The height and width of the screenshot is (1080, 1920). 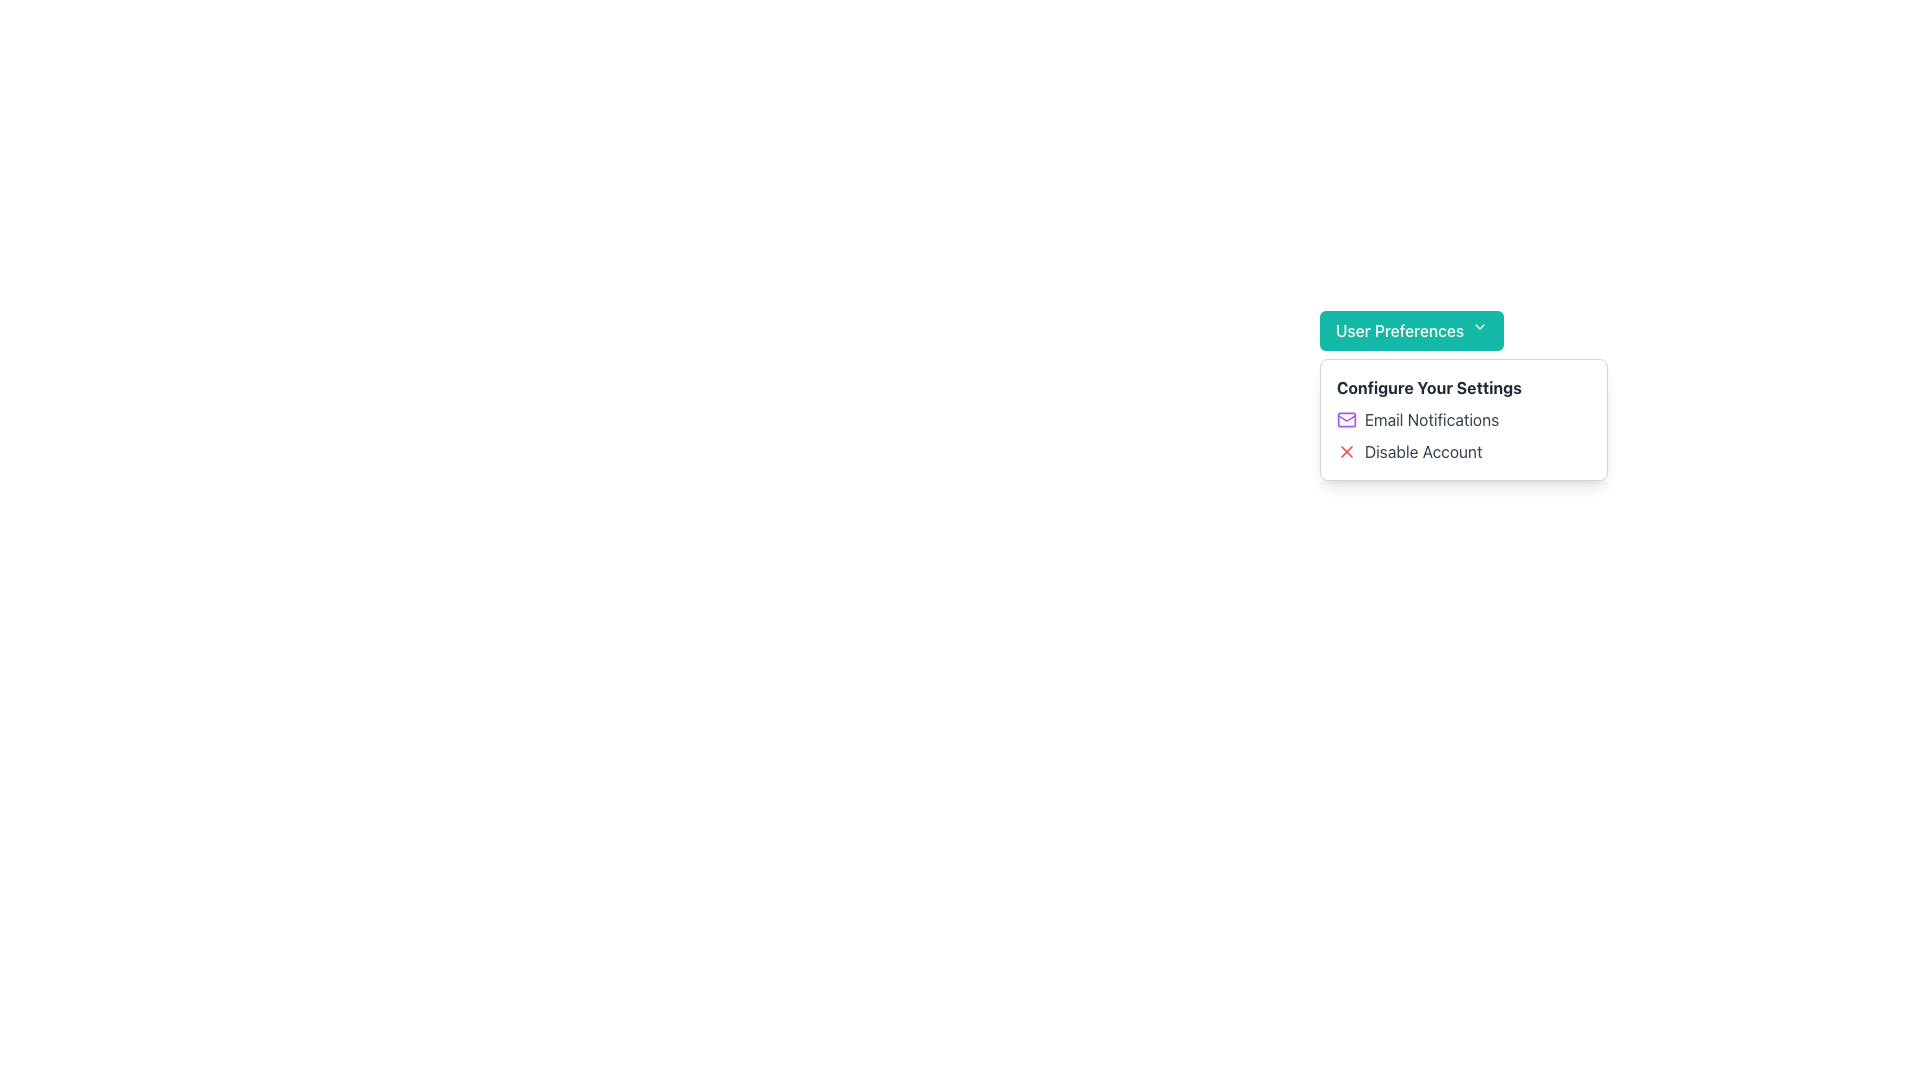 I want to click on the 'Disable Account' text label with a red cross icon, which is the second item in the 'Configure Your Settings' section, so click(x=1463, y=451).